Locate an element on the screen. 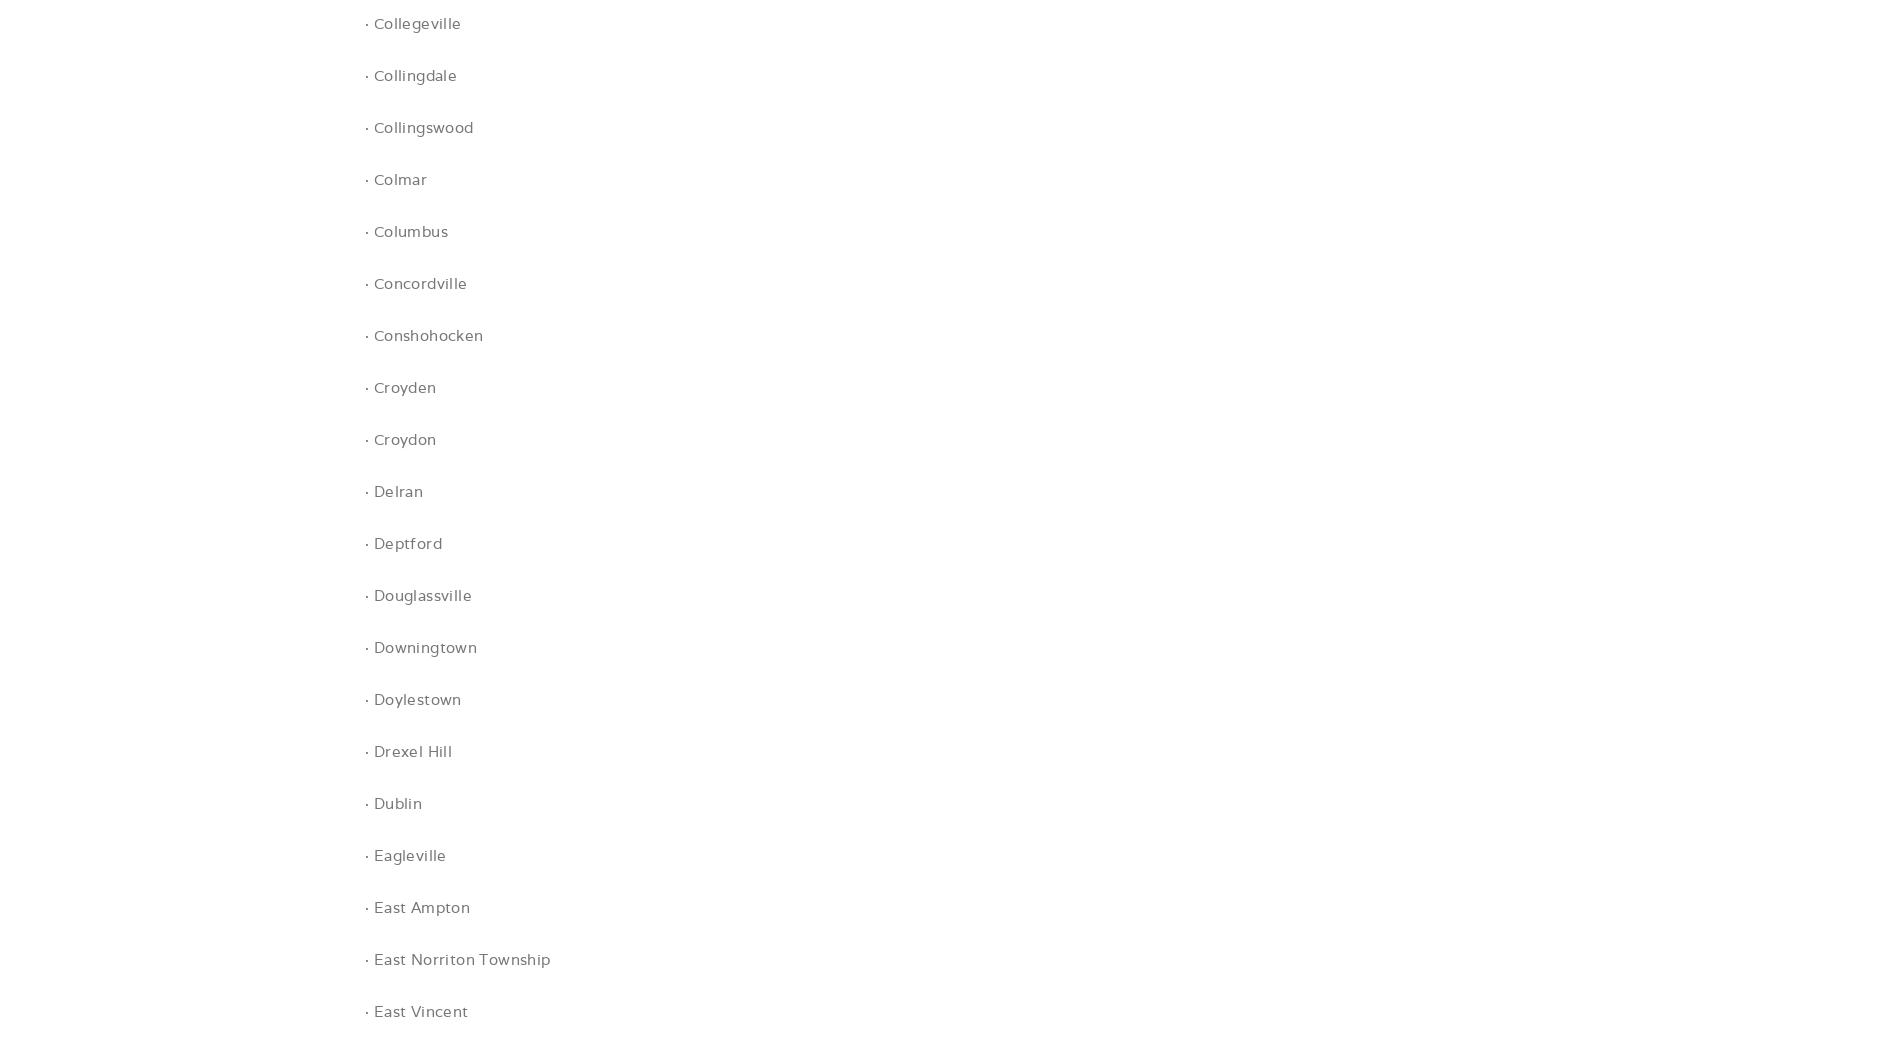 The width and height of the screenshot is (1900, 1052). '· Colmar' is located at coordinates (394, 179).